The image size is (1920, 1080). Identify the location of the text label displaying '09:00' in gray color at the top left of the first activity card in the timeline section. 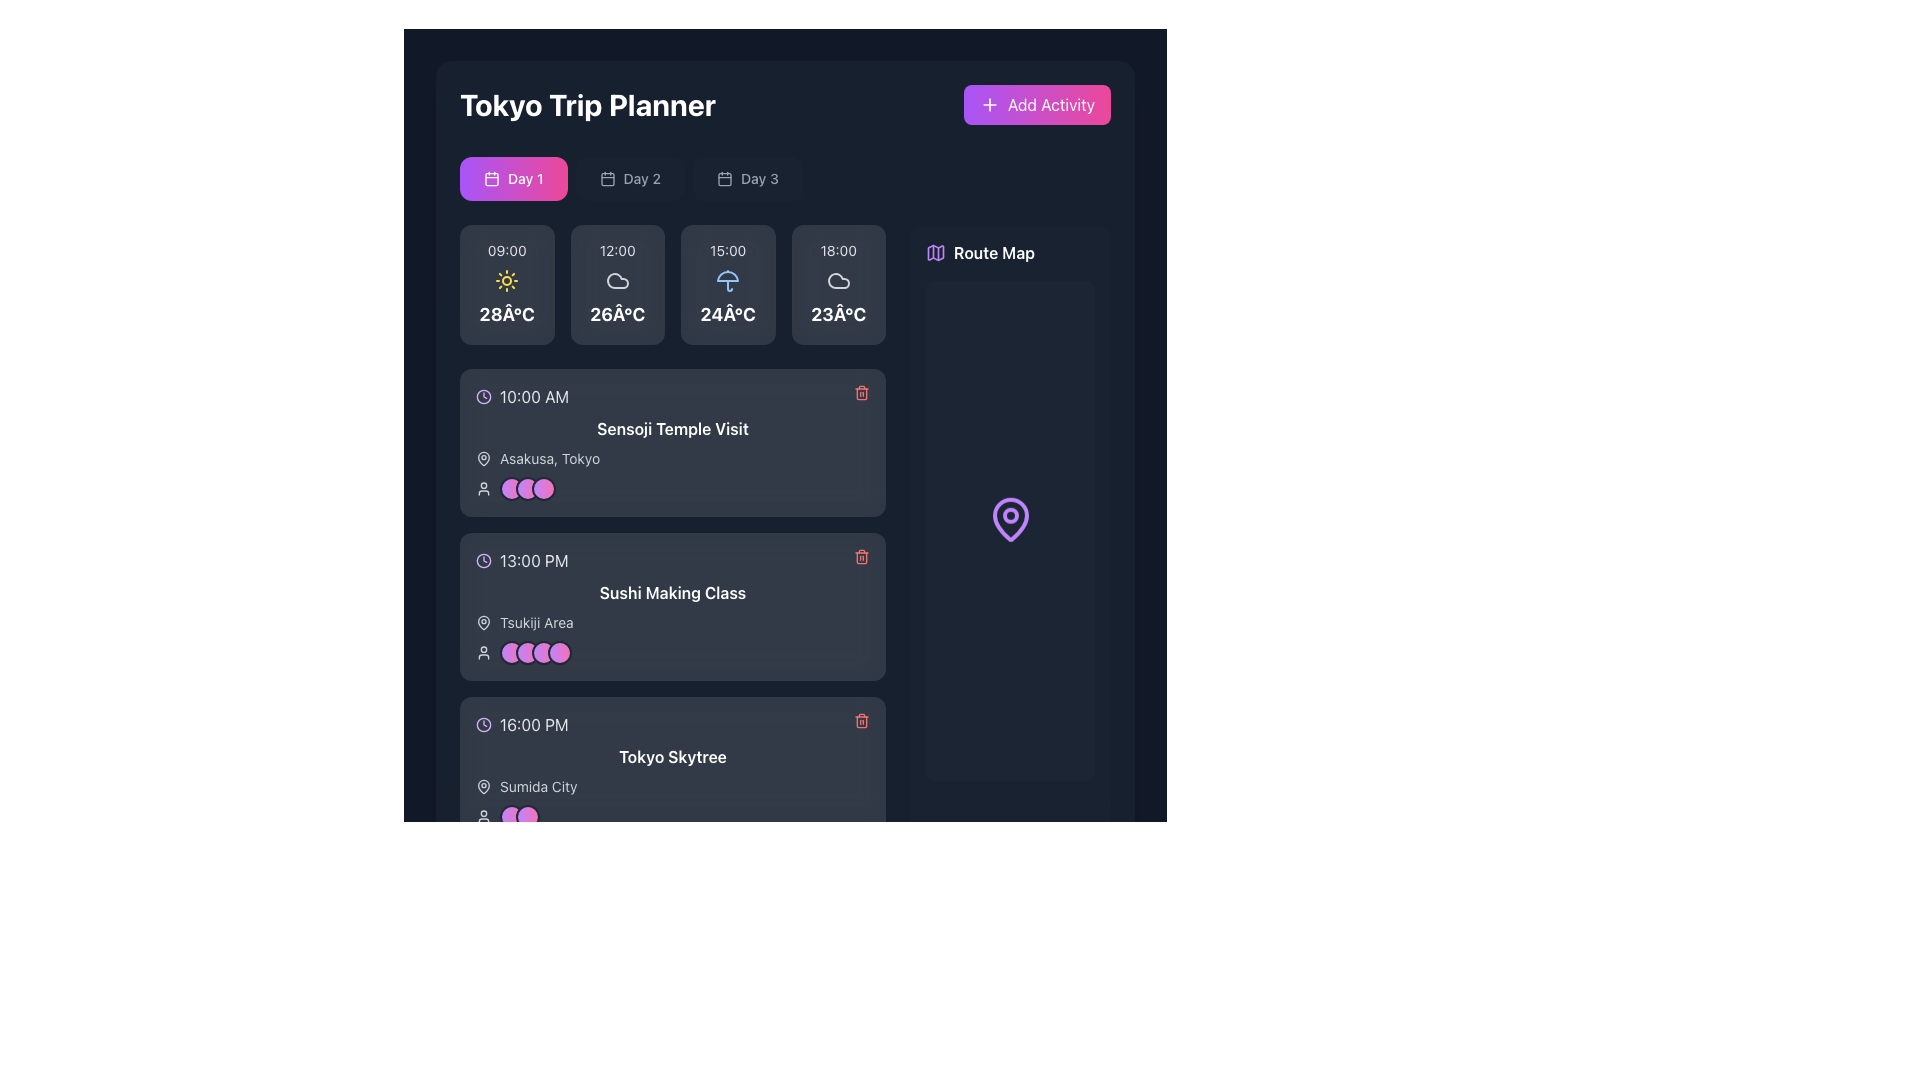
(507, 249).